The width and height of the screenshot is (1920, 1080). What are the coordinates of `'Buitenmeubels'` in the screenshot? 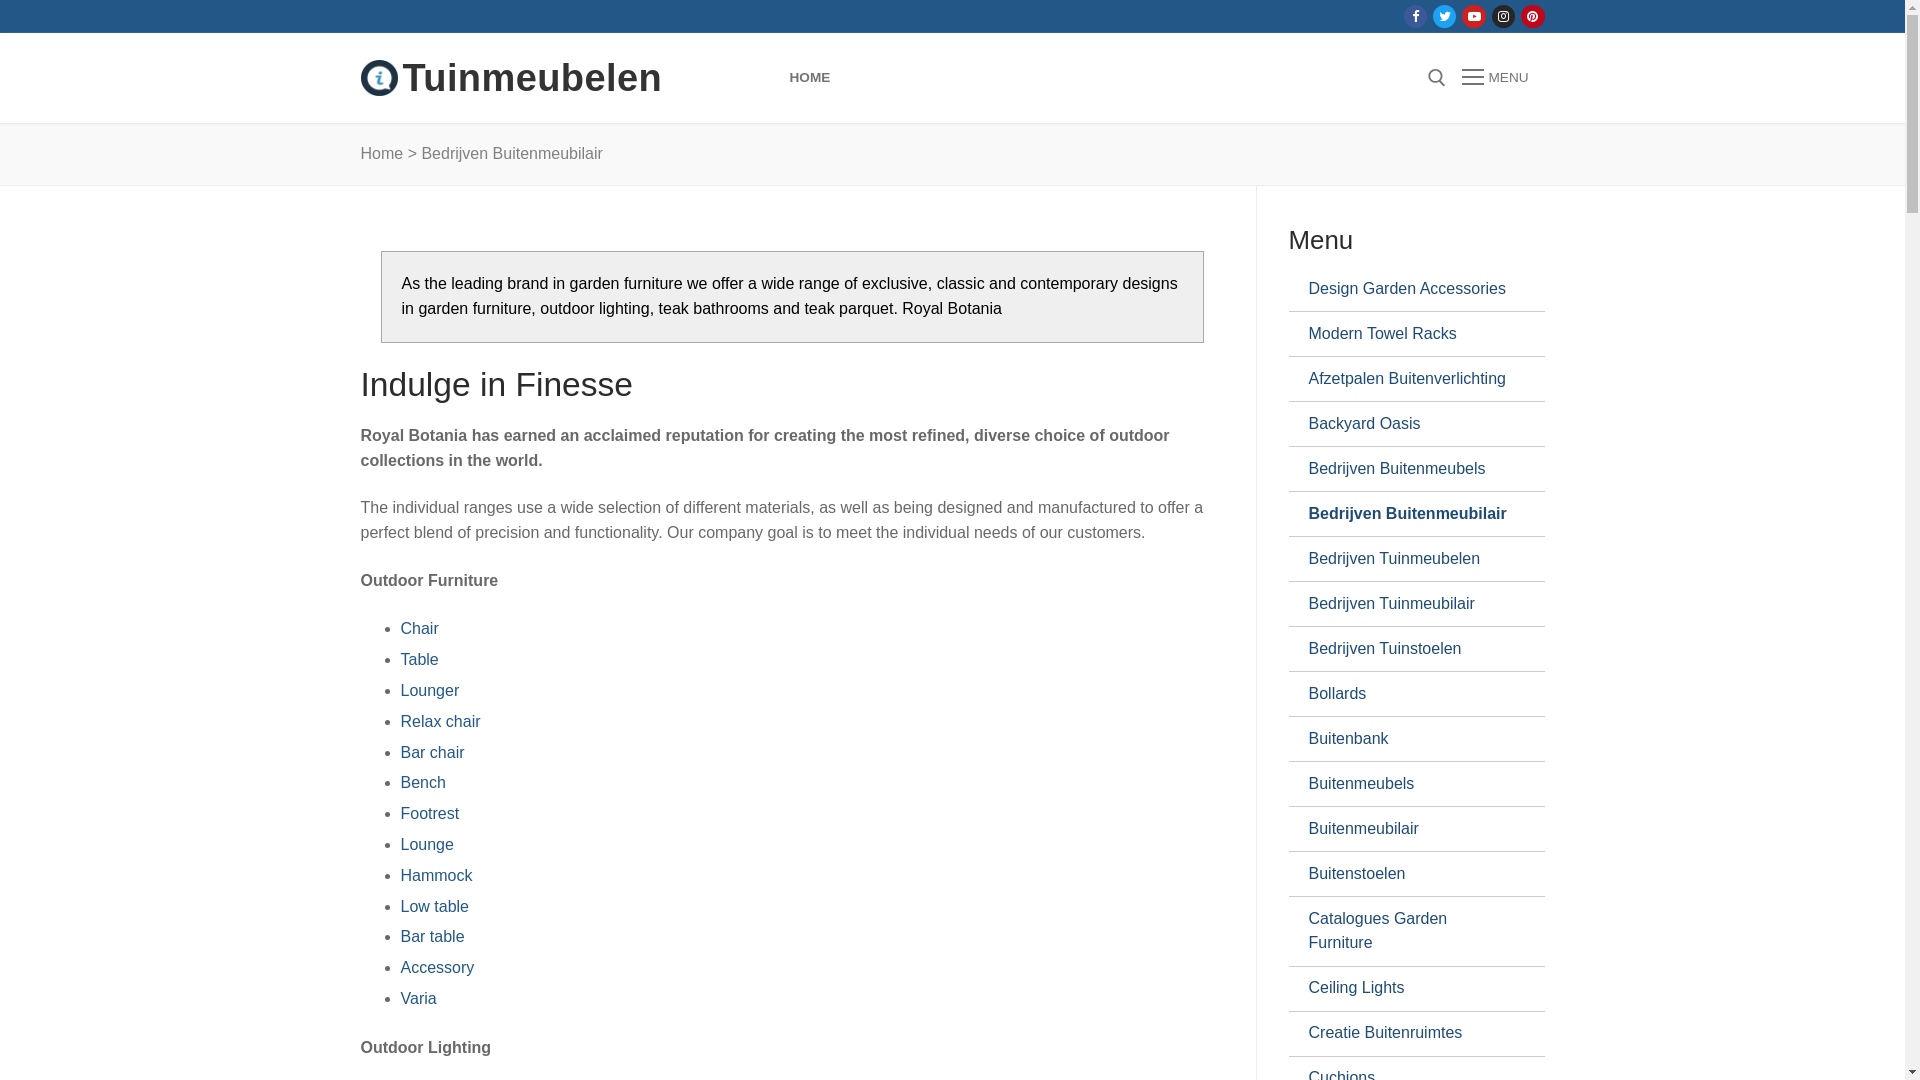 It's located at (1406, 782).